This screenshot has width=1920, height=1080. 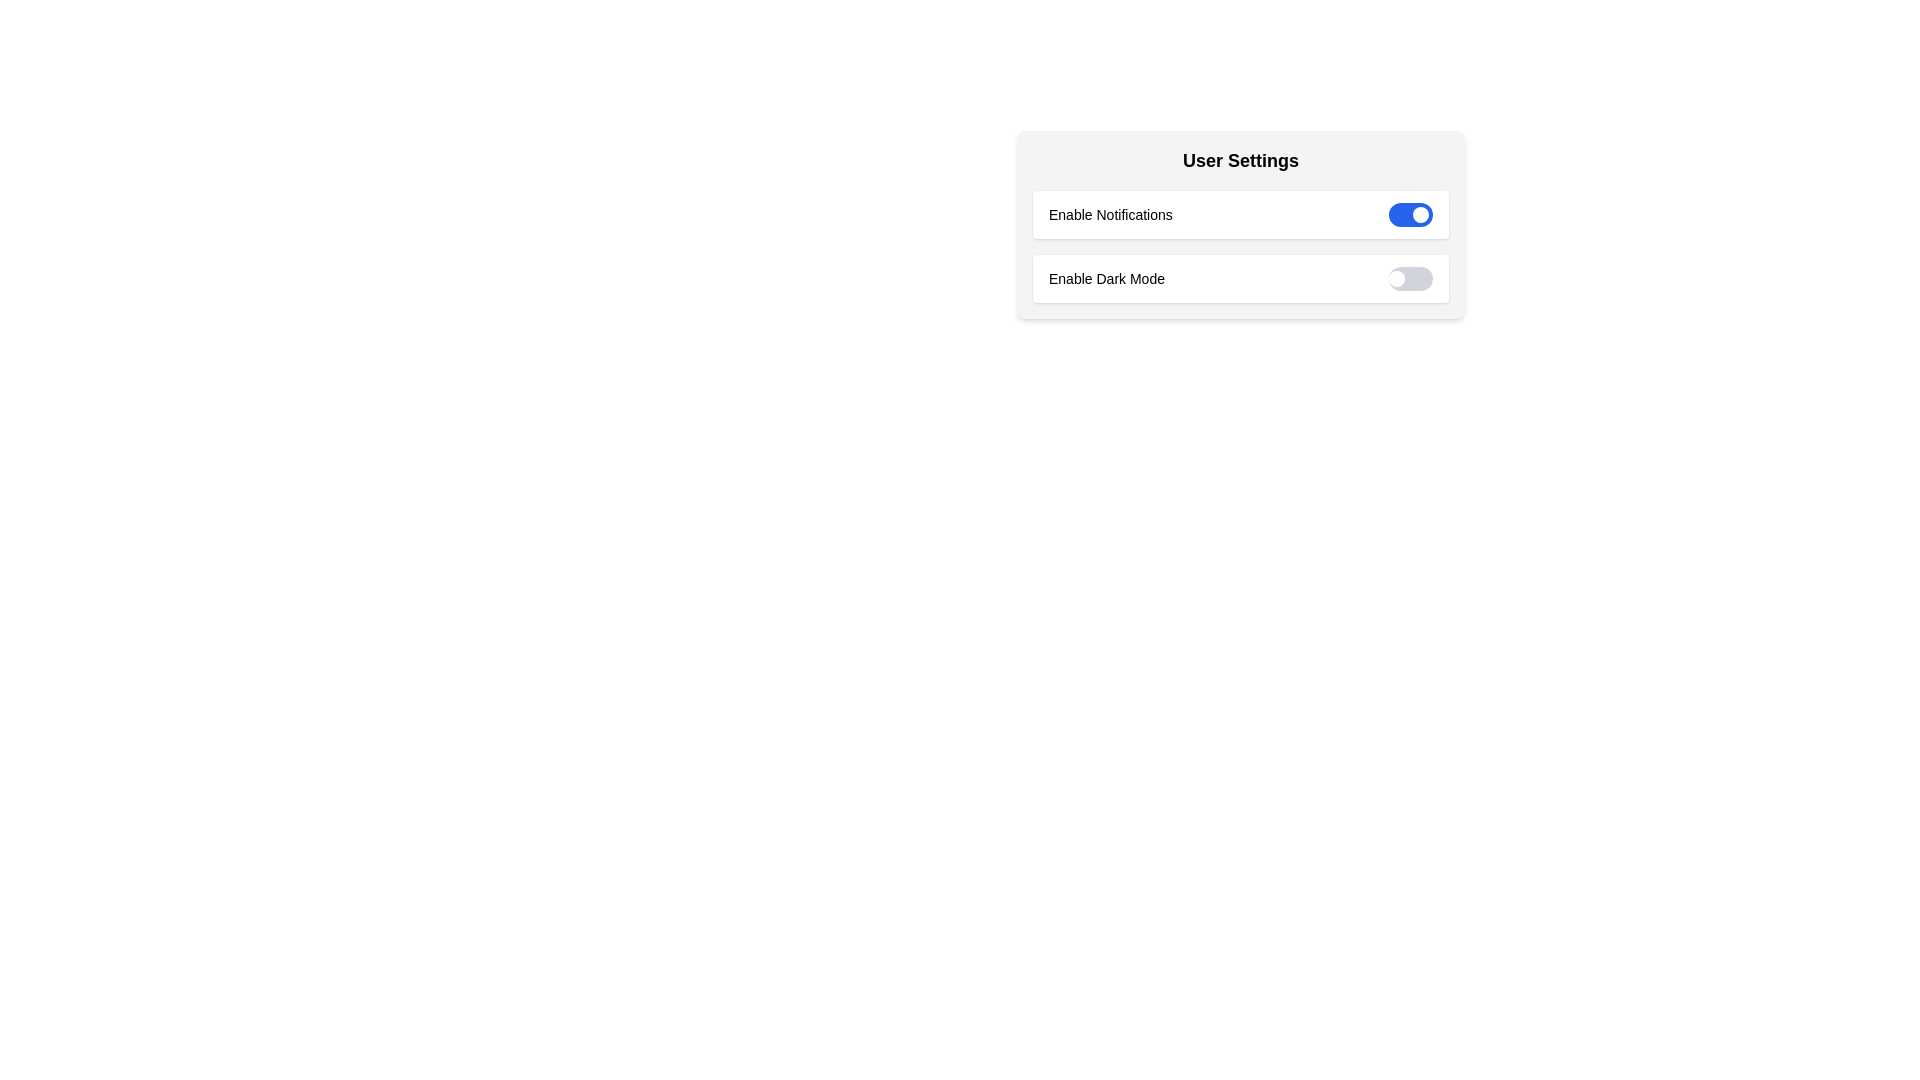 I want to click on the toggle switch labeled 'Enable Dark Mode' to change its state from off to on, so click(x=1240, y=278).